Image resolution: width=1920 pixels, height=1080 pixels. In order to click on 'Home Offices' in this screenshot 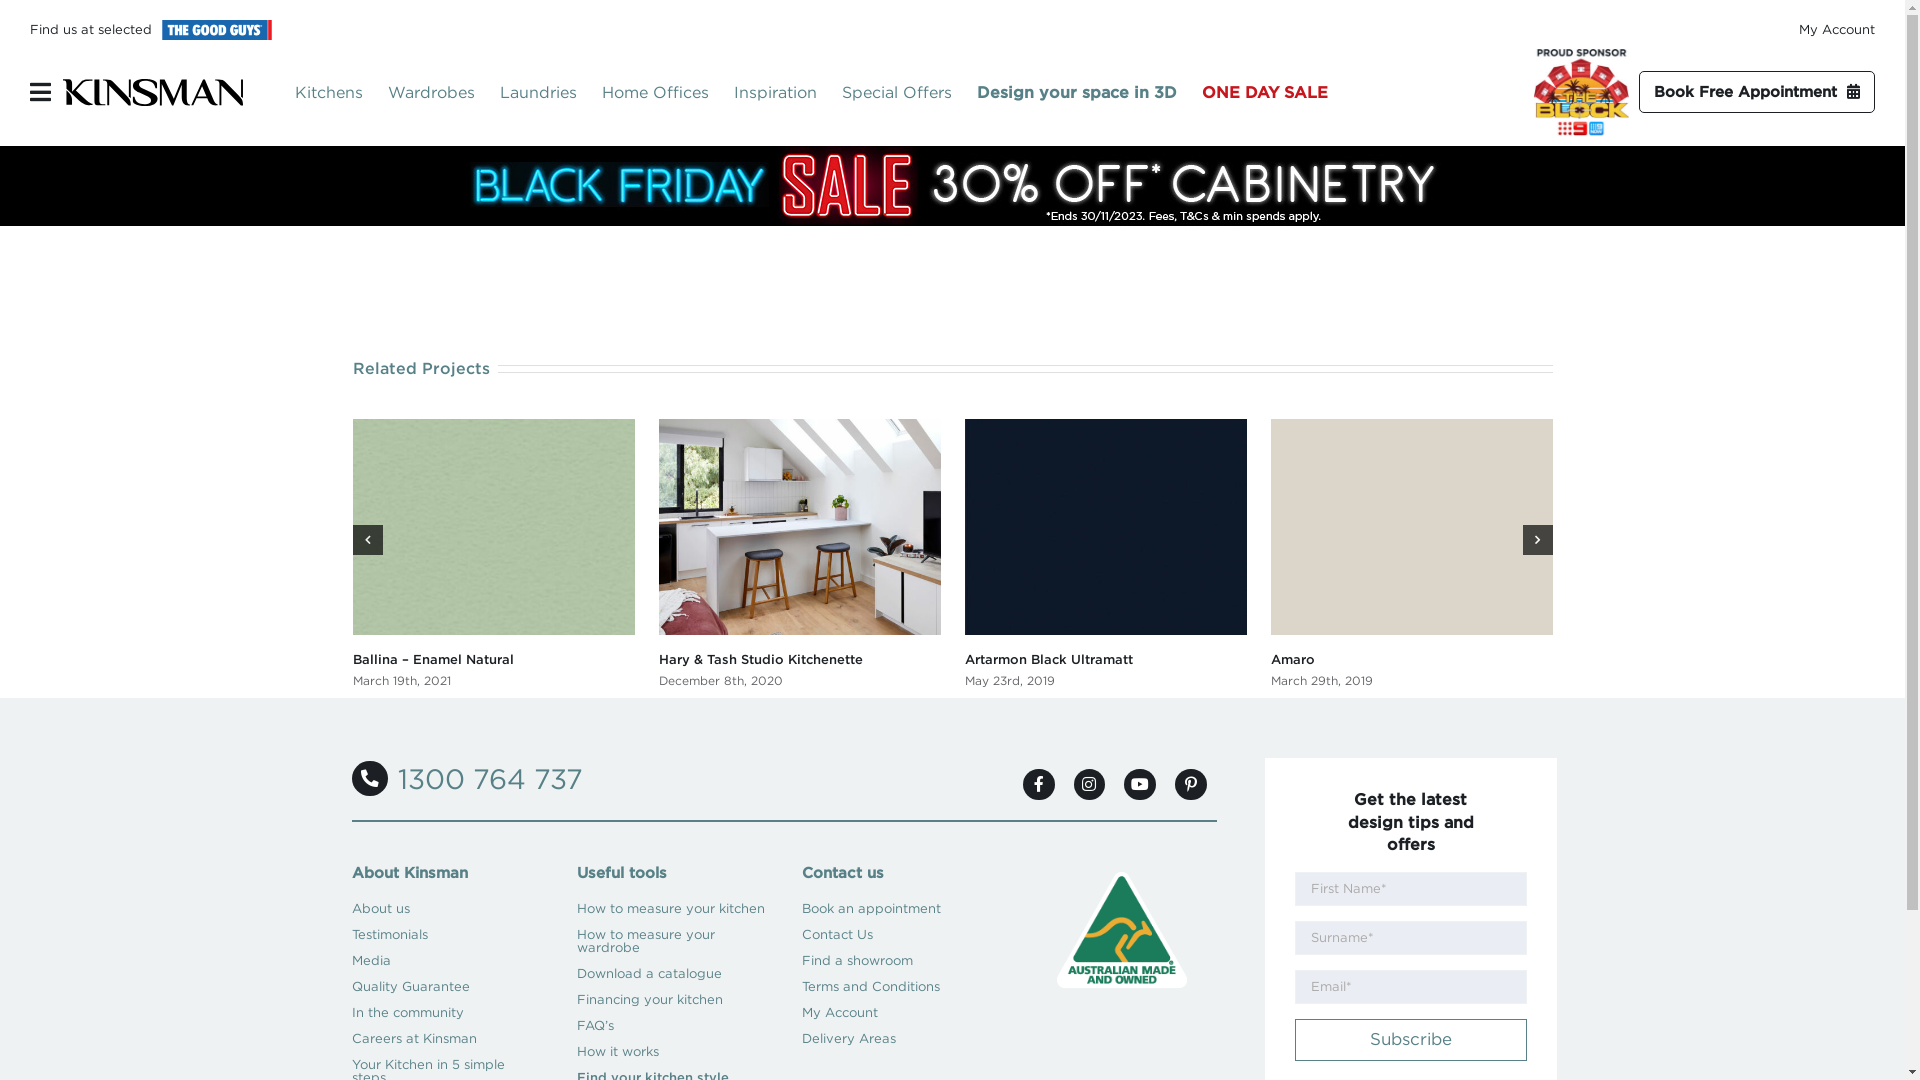, I will do `click(667, 92)`.